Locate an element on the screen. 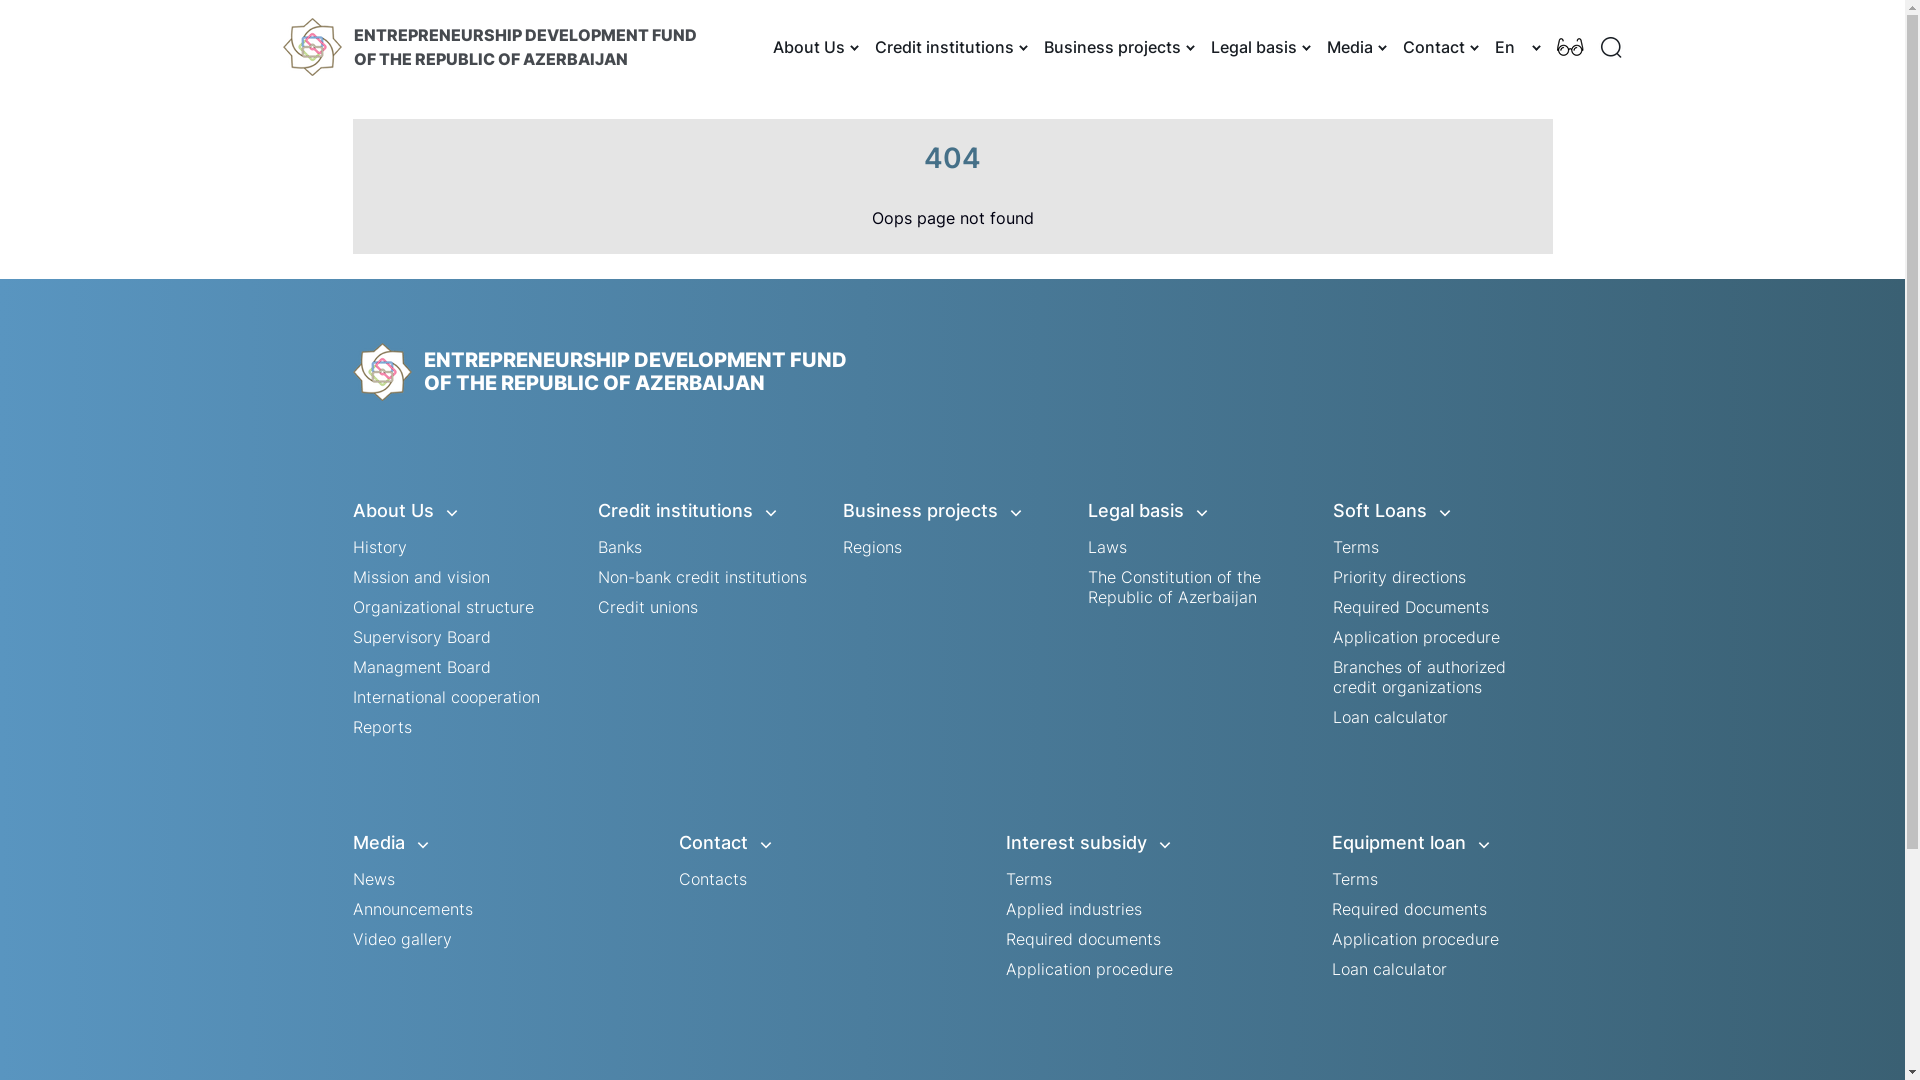  'Required documents' is located at coordinates (1408, 909).